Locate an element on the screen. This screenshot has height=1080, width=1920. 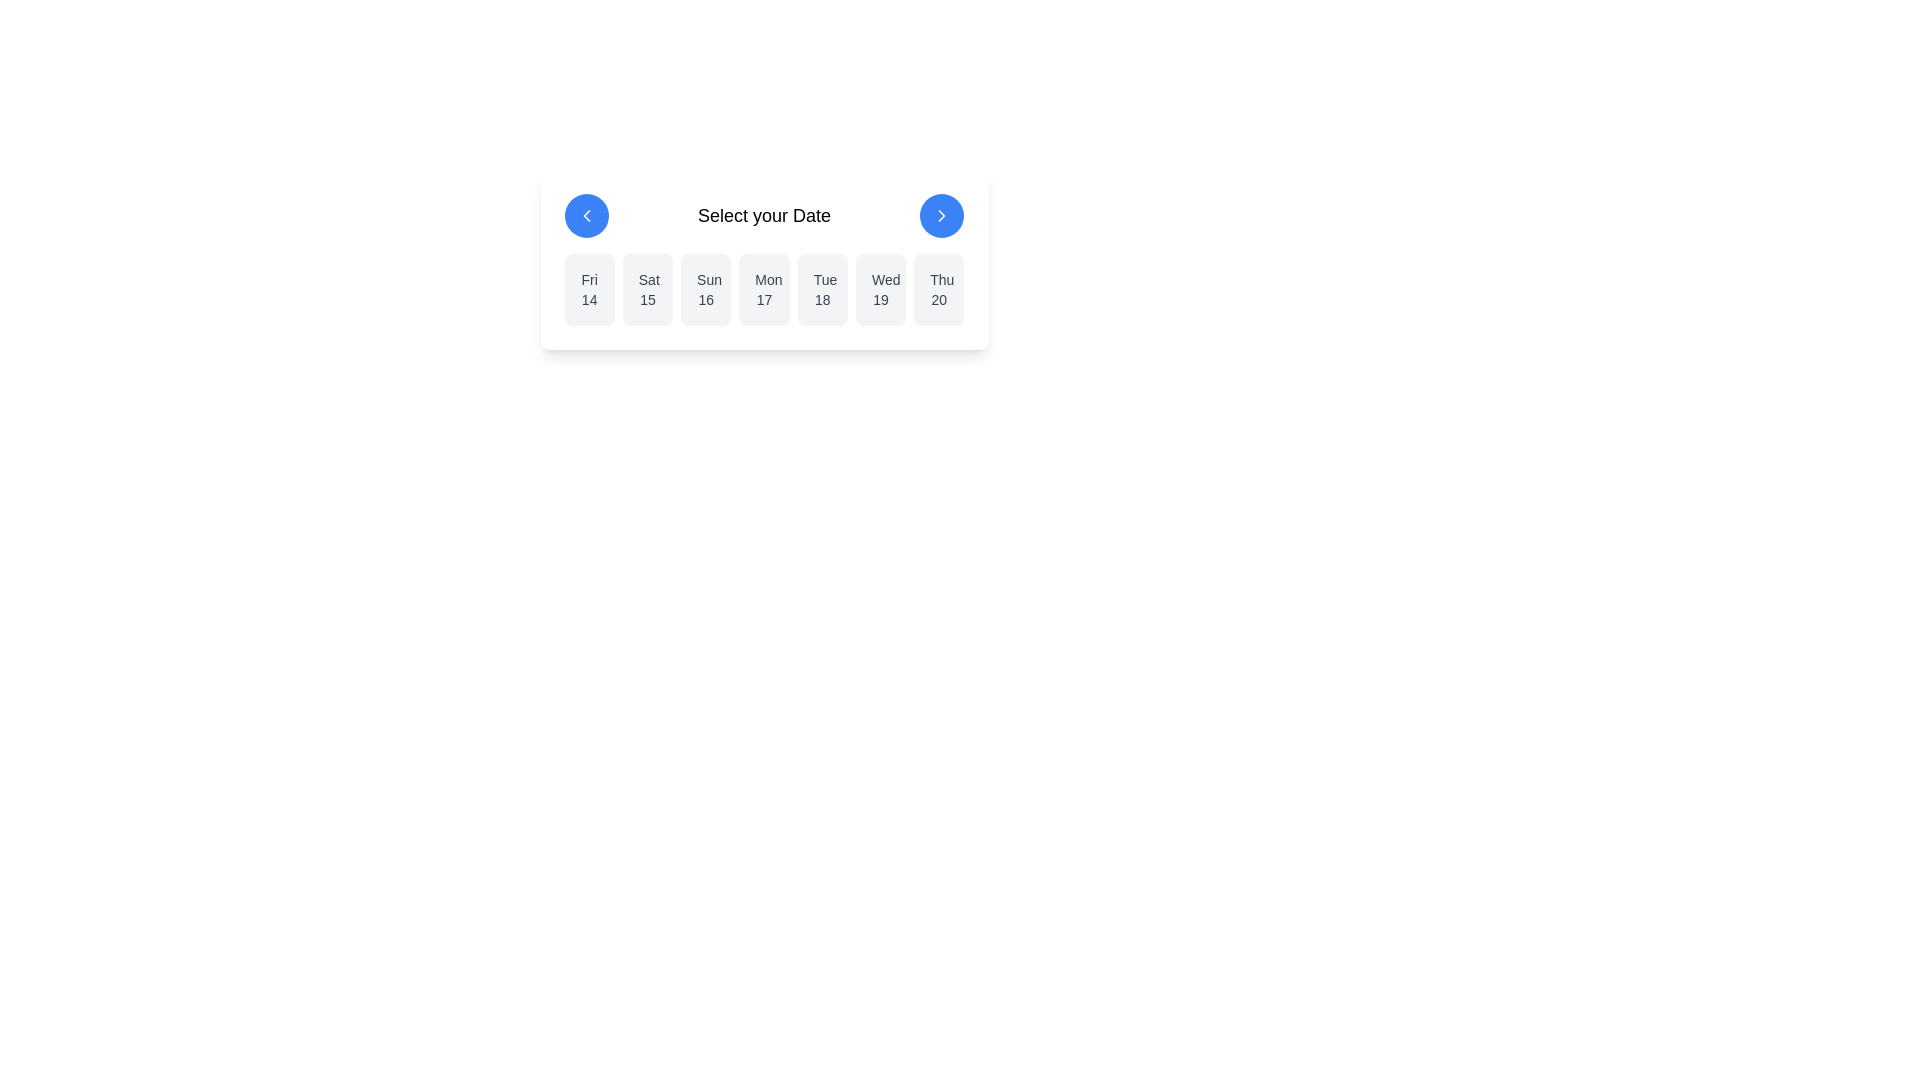
the left navigation button represented by an SVG icon within a button in the date selector, which allows the user to scroll to previous items or dates is located at coordinates (585, 216).